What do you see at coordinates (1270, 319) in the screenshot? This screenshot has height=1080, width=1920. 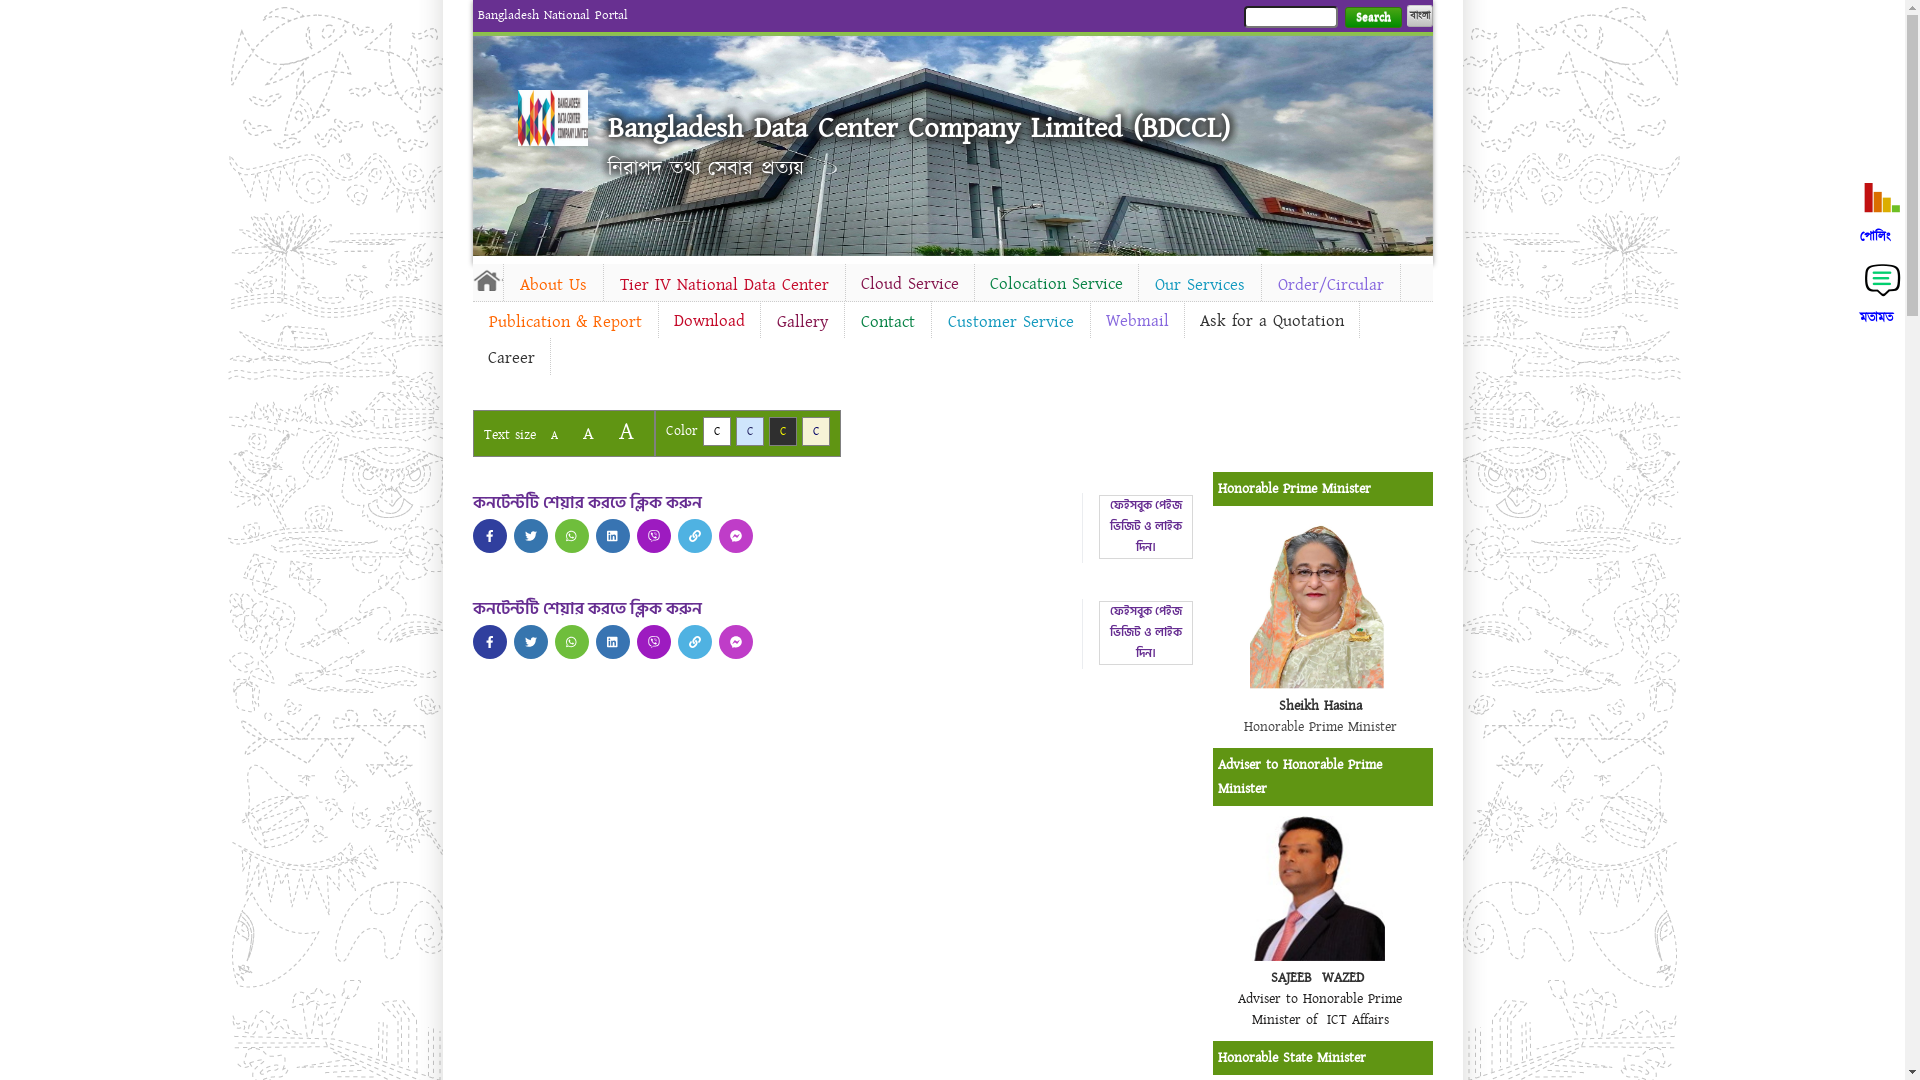 I see `'Ask for a Quotation'` at bounding box center [1270, 319].